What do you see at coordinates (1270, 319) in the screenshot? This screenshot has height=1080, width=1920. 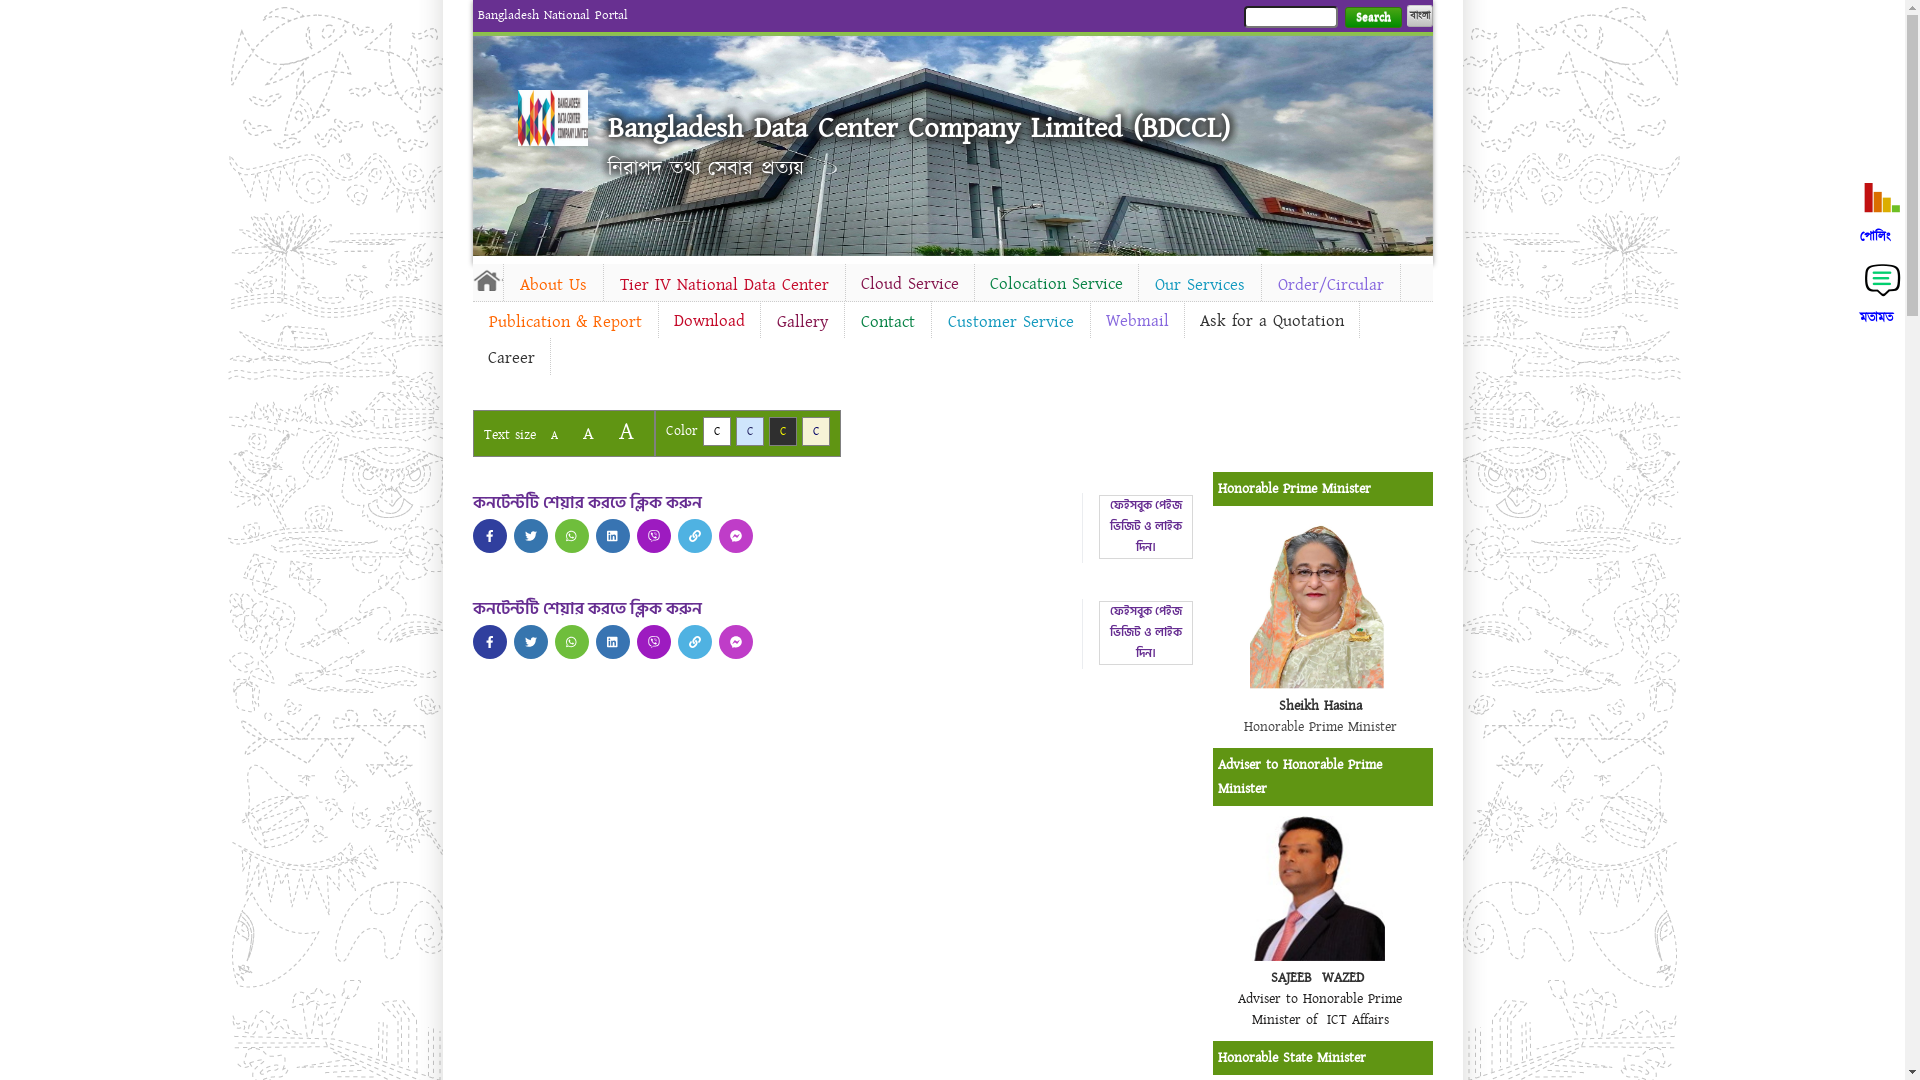 I see `'Ask for a Quotation'` at bounding box center [1270, 319].